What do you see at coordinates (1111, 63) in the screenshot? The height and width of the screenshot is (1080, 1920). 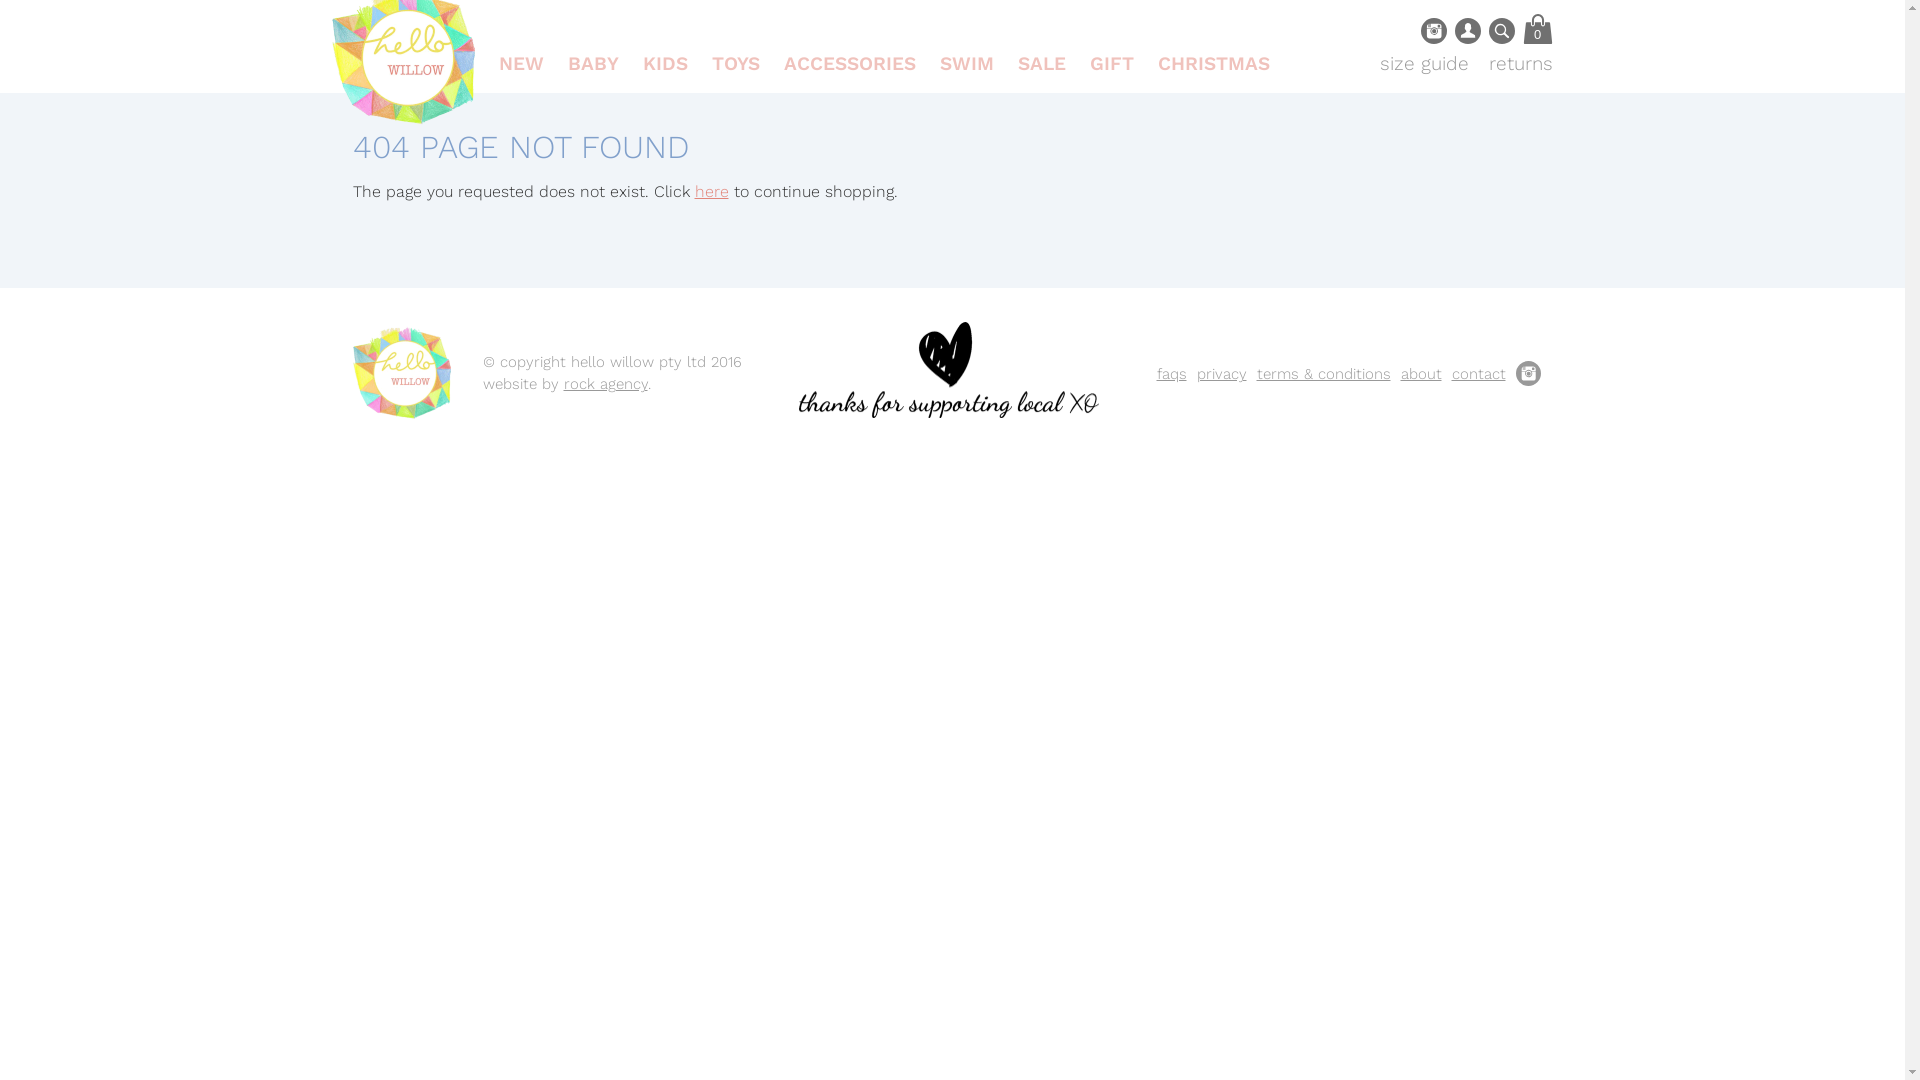 I see `'GIFT'` at bounding box center [1111, 63].